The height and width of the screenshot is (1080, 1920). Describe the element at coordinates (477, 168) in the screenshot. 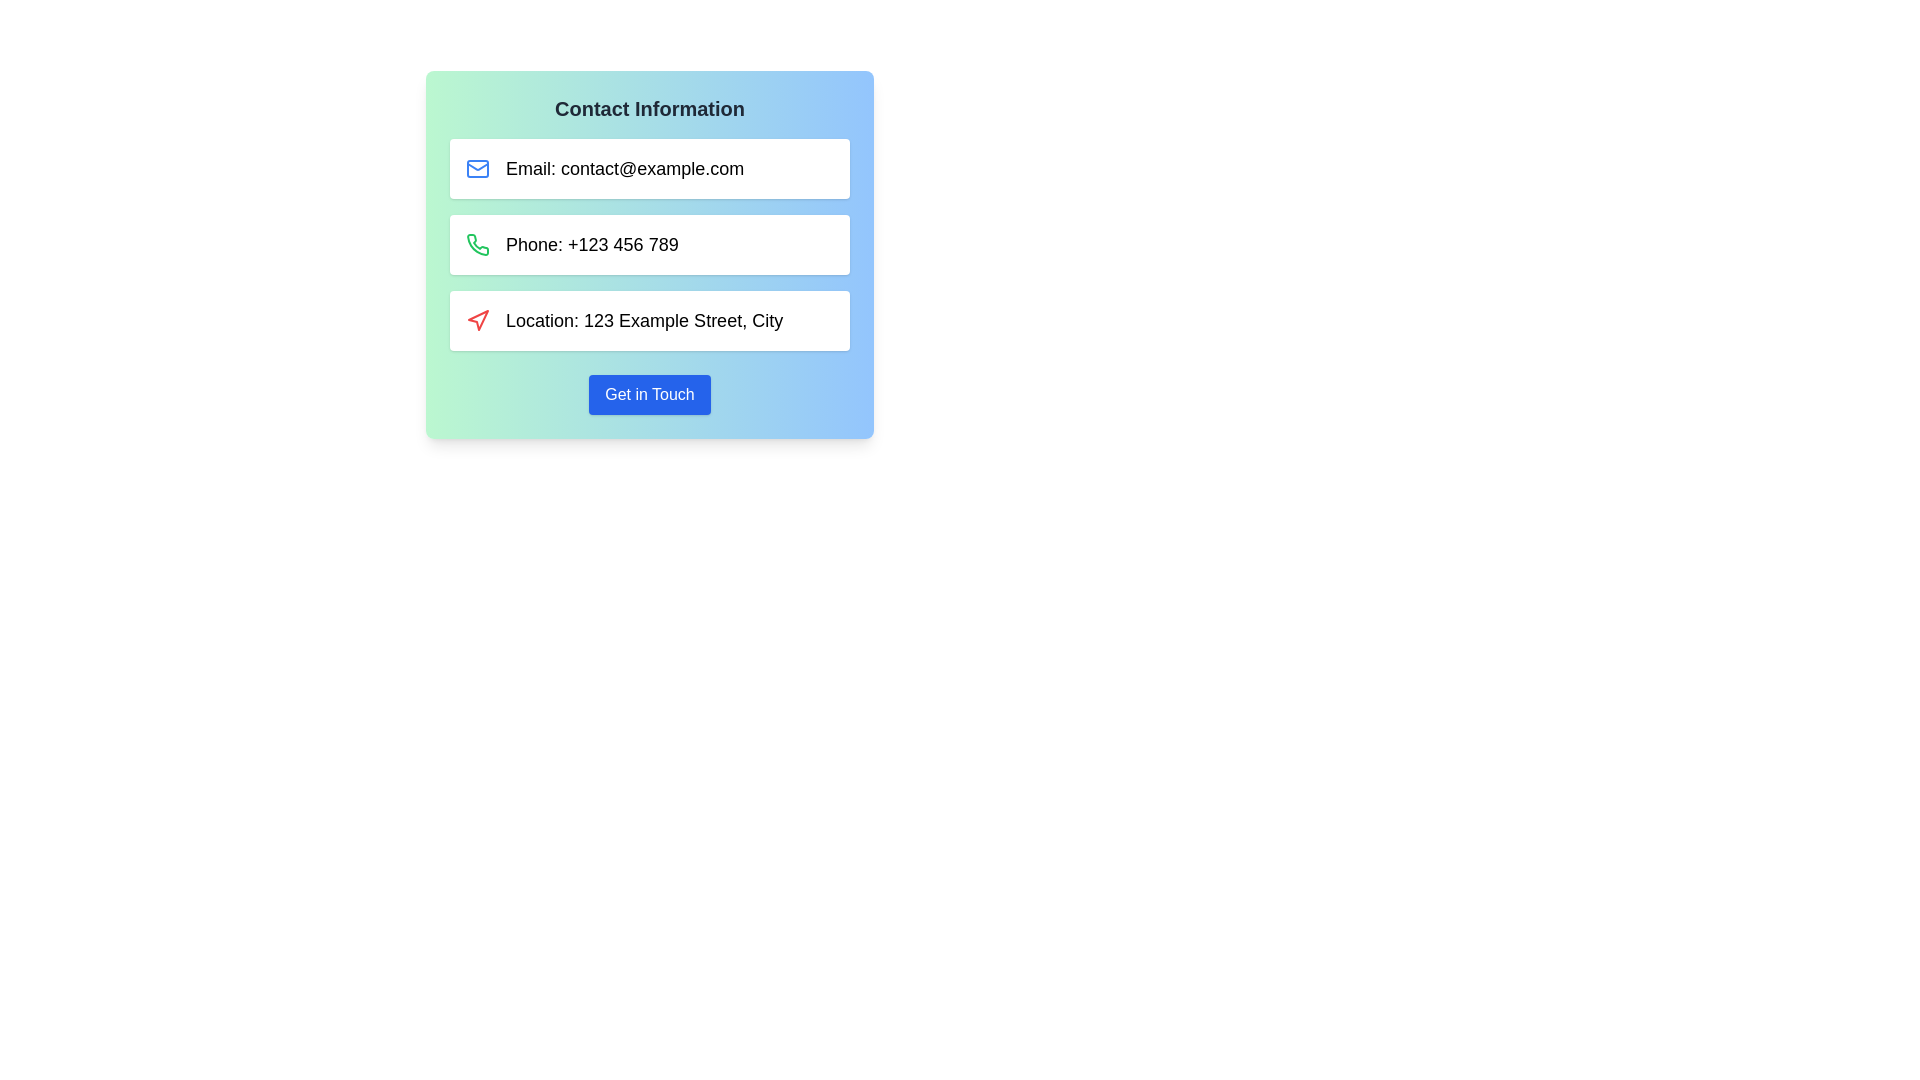

I see `the SVG rectangle component that serves as the background of the envelope icon next to the 'Email: contact@example.com' text field, if it is interactive` at that location.